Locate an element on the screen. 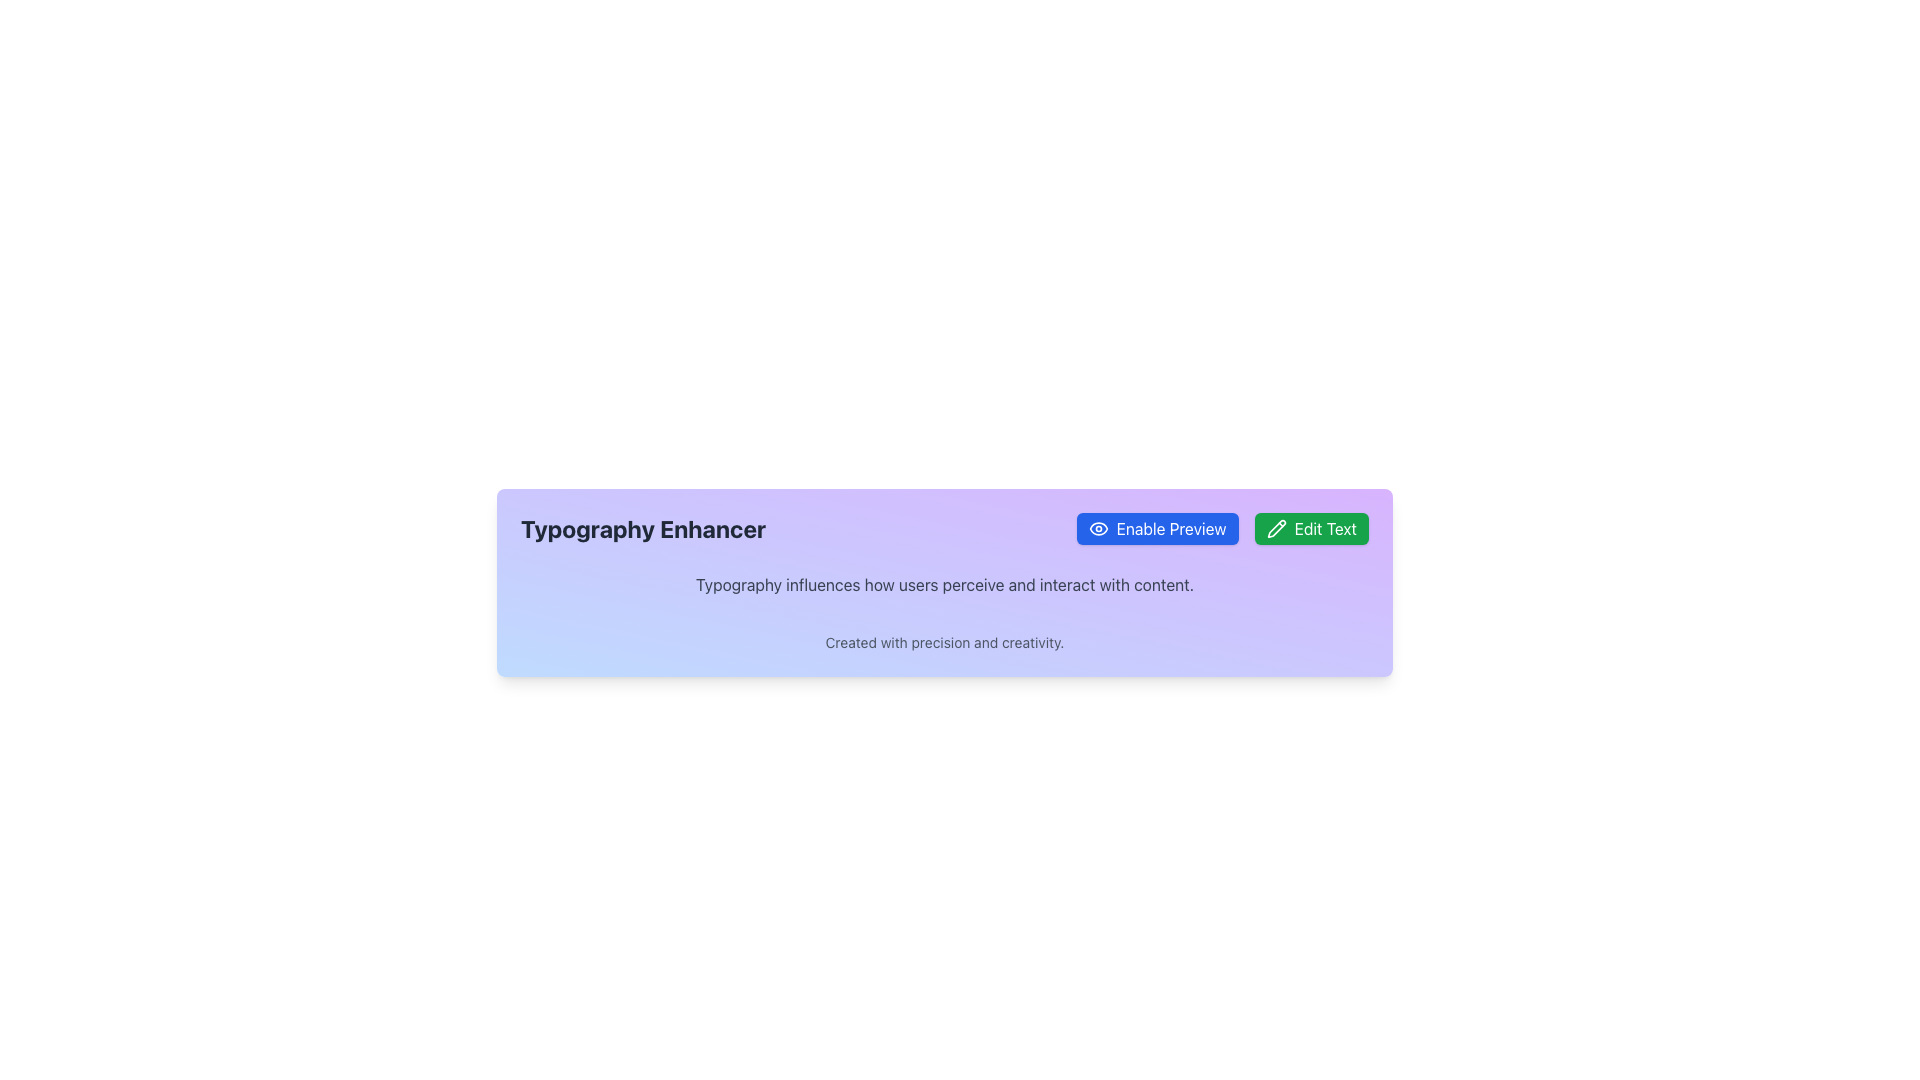 The image size is (1920, 1080). the 'Edit Text' button that contains a pencil icon with a green background is located at coordinates (1275, 527).